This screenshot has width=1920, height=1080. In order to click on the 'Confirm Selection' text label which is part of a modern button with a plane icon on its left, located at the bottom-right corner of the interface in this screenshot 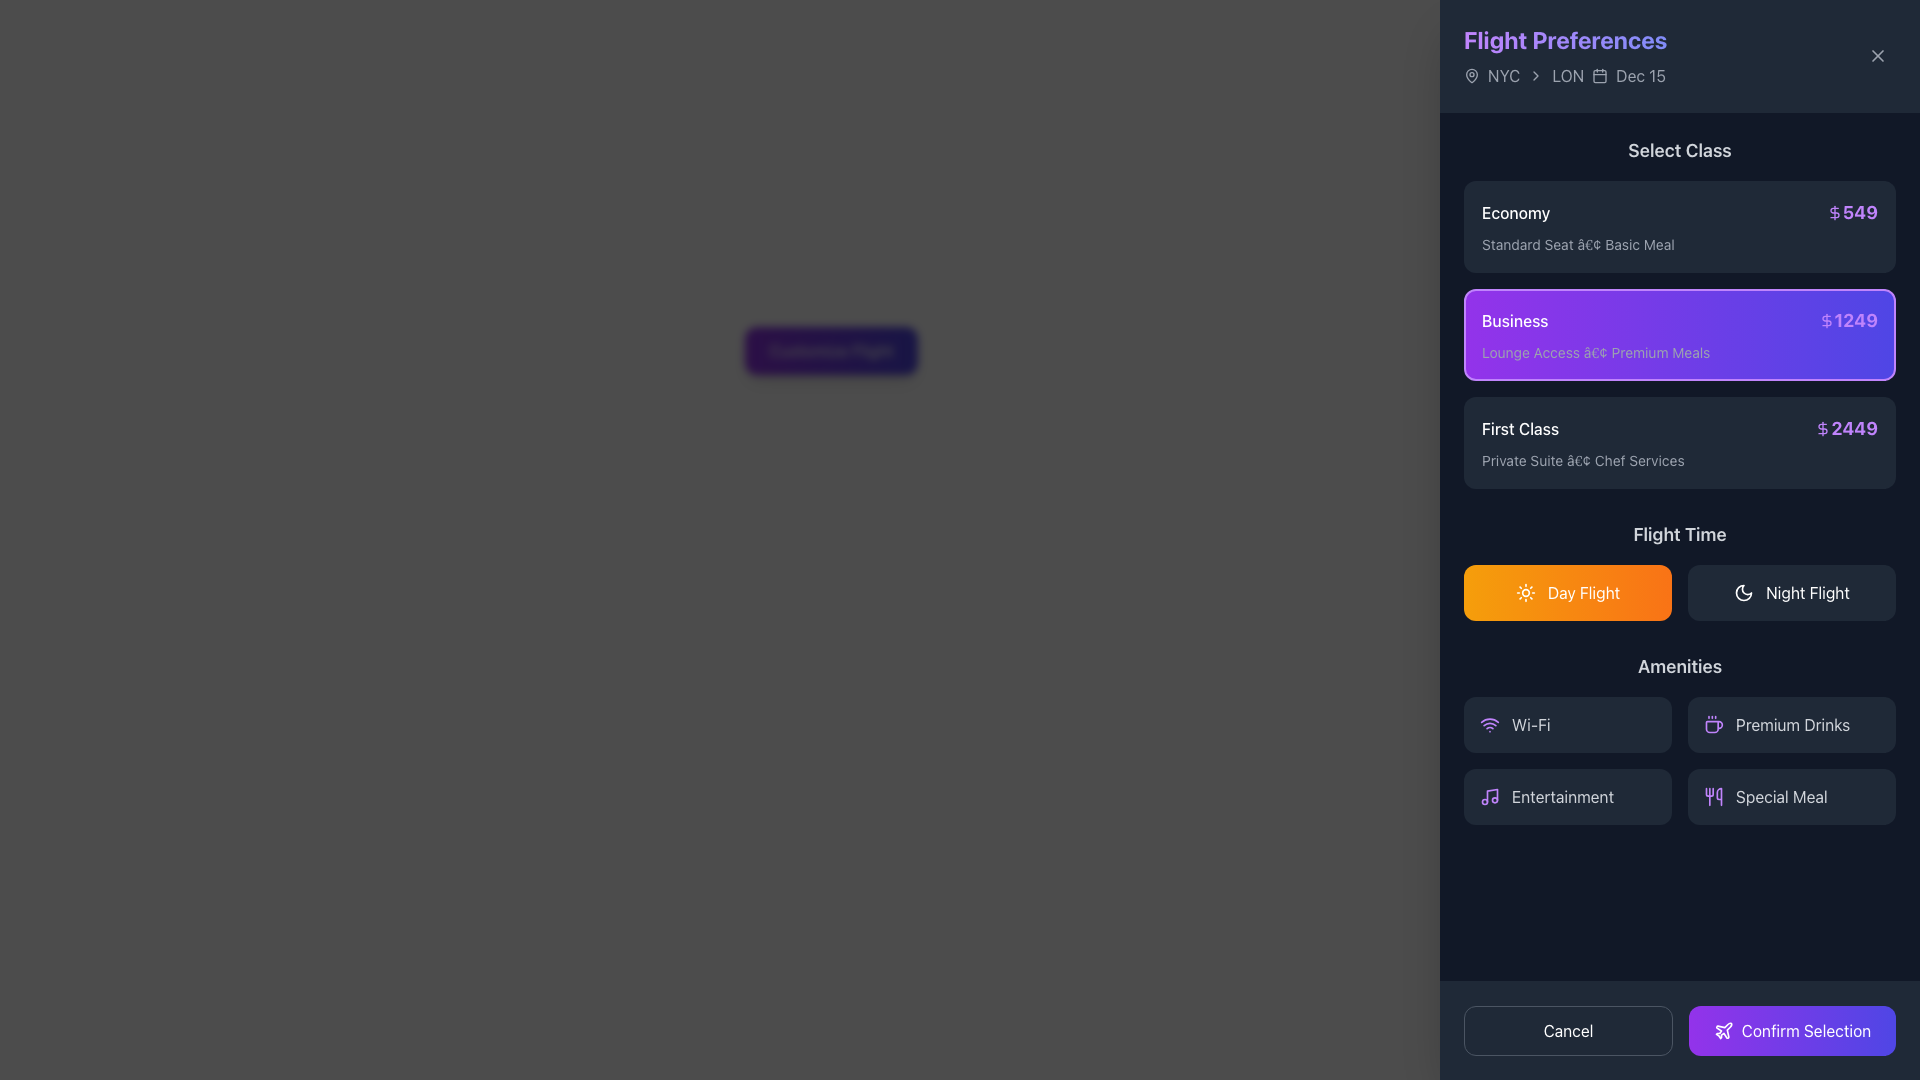, I will do `click(1806, 1030)`.